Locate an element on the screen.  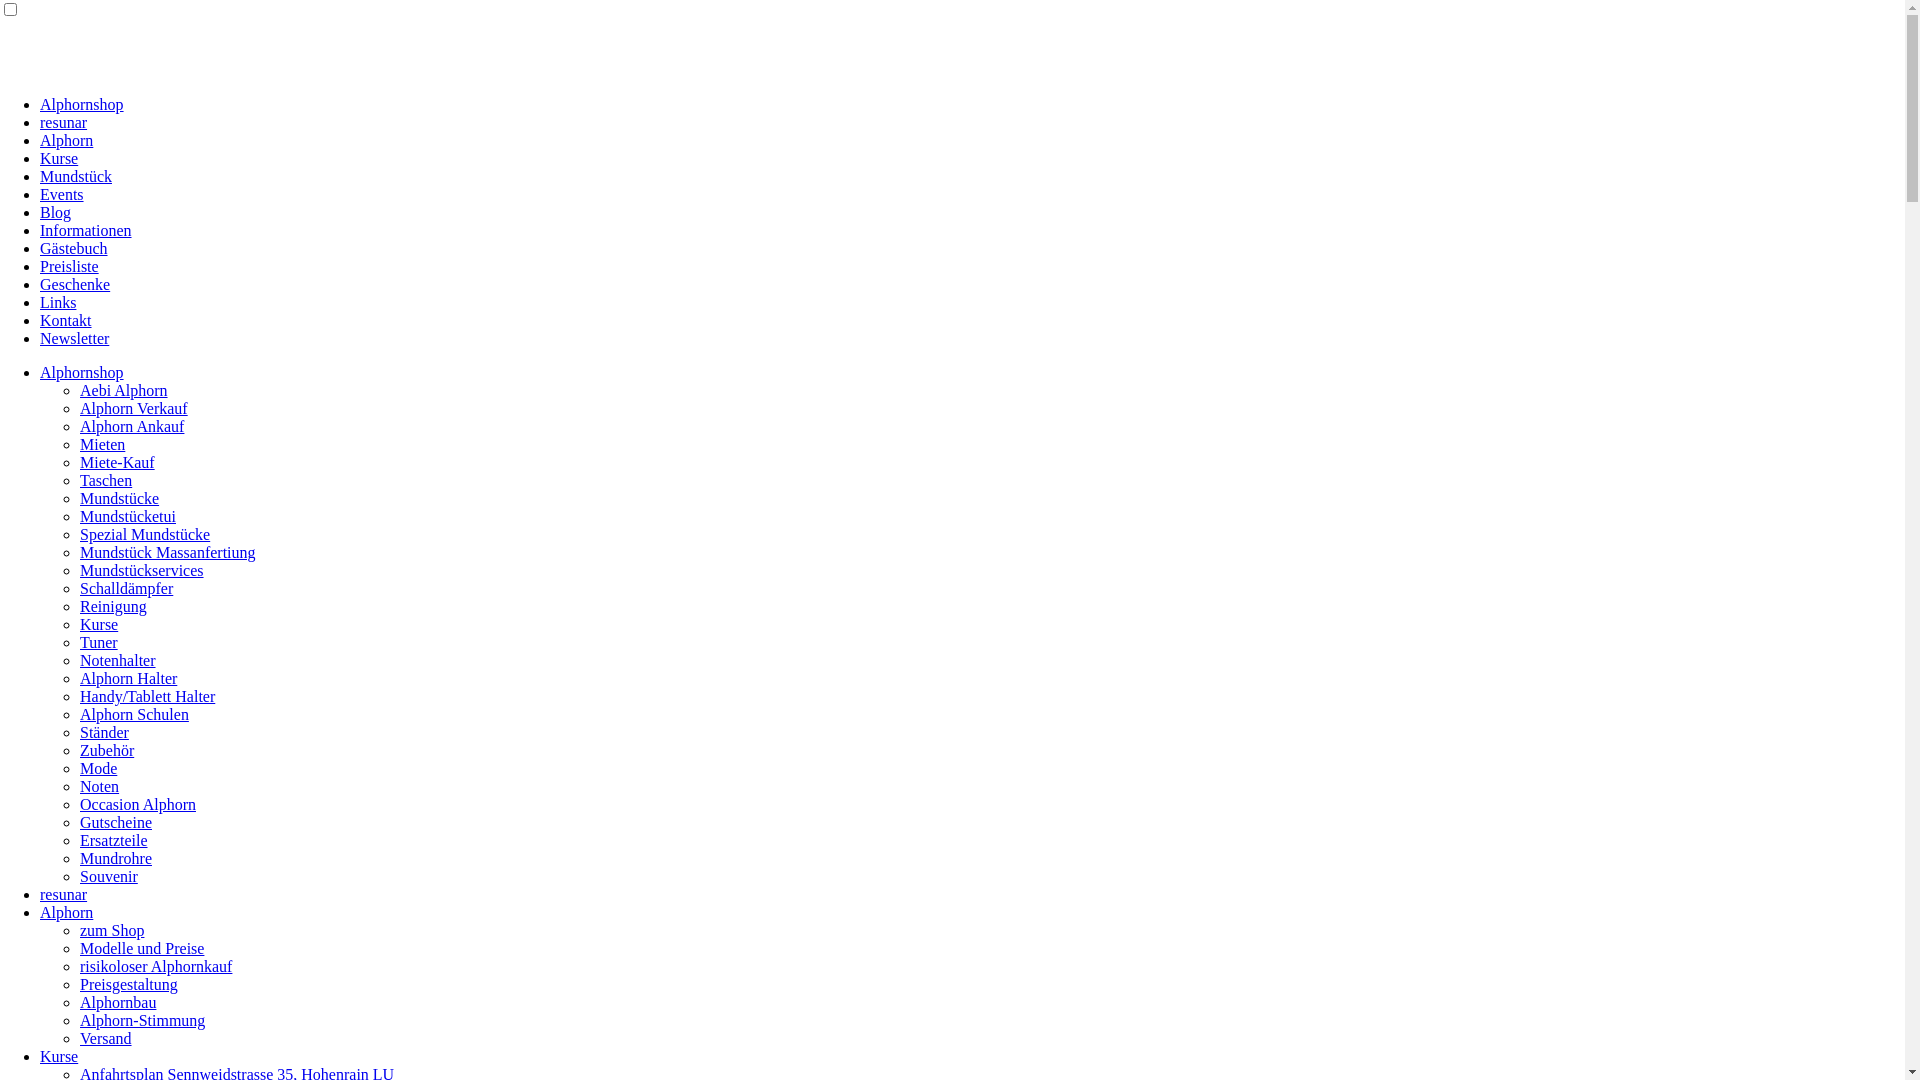
'Newsletter' is located at coordinates (74, 337).